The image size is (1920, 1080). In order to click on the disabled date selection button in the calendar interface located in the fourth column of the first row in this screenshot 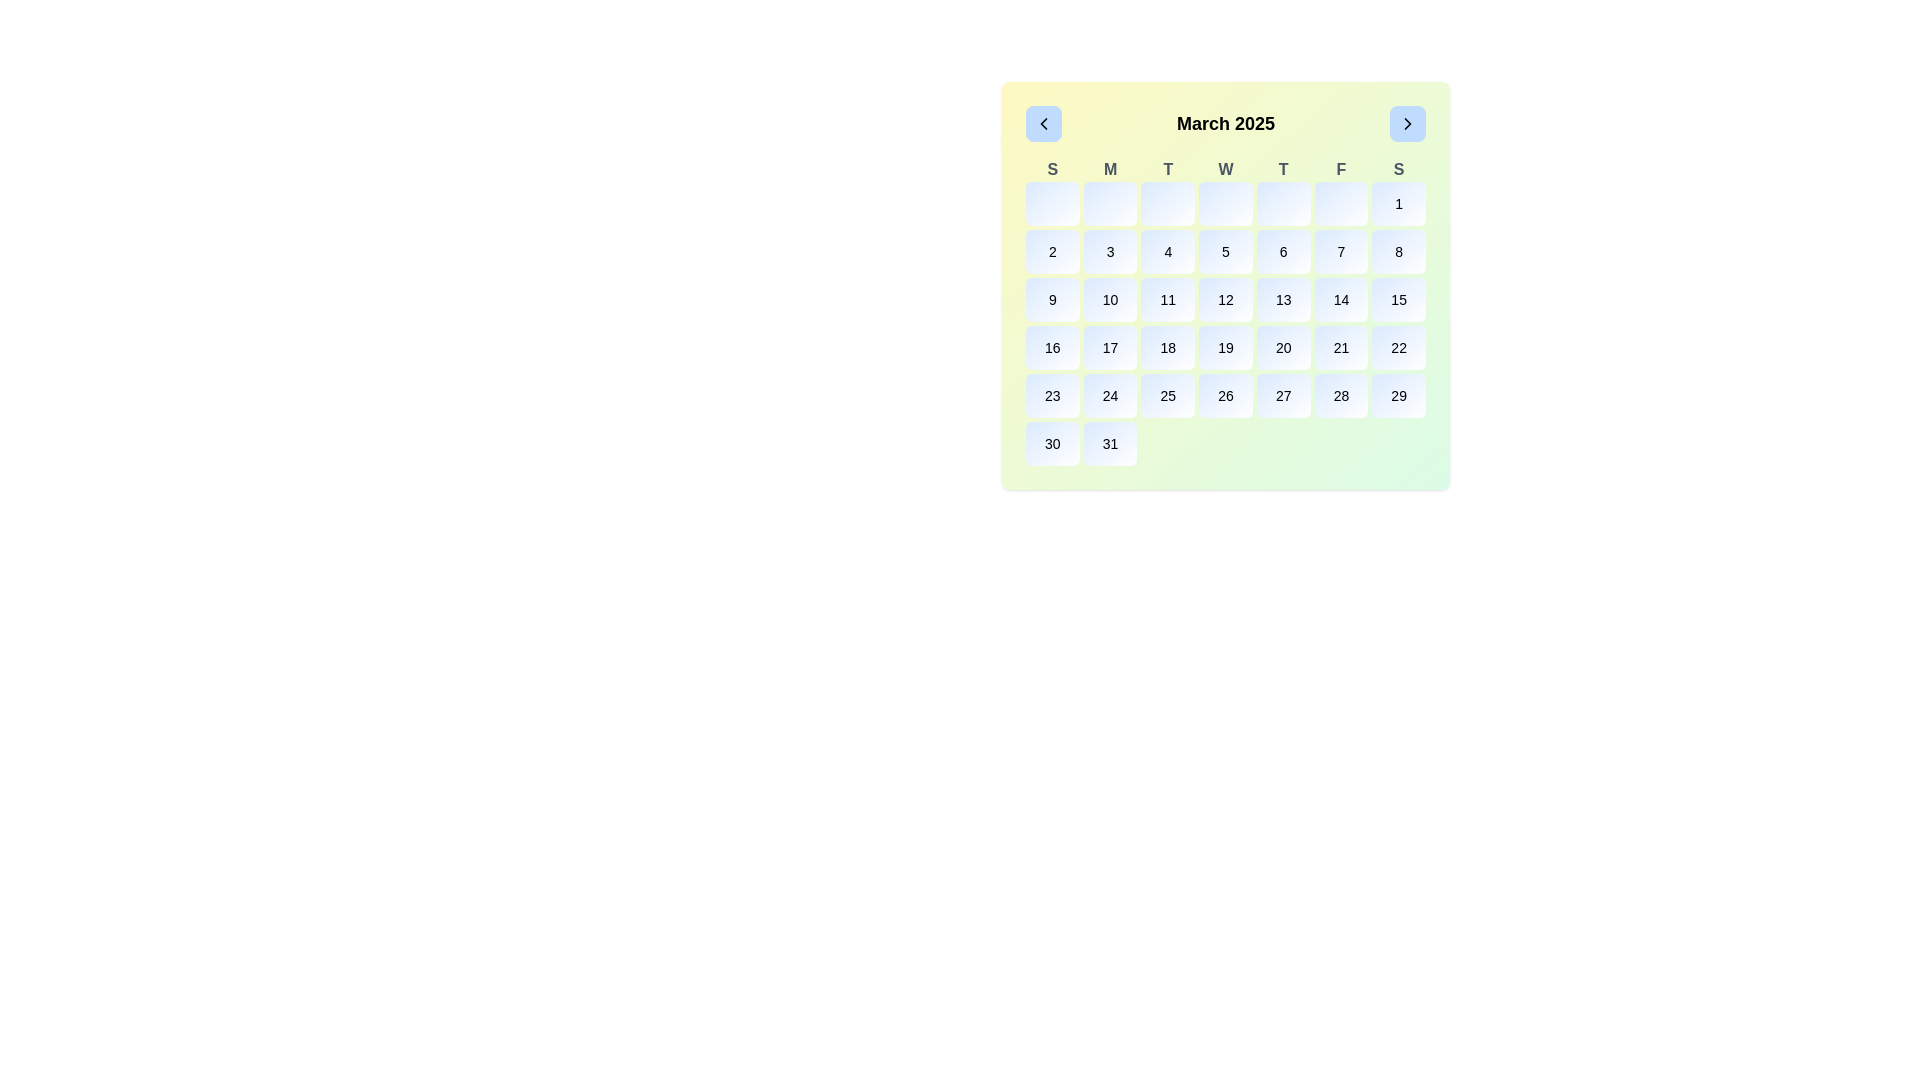, I will do `click(1224, 204)`.